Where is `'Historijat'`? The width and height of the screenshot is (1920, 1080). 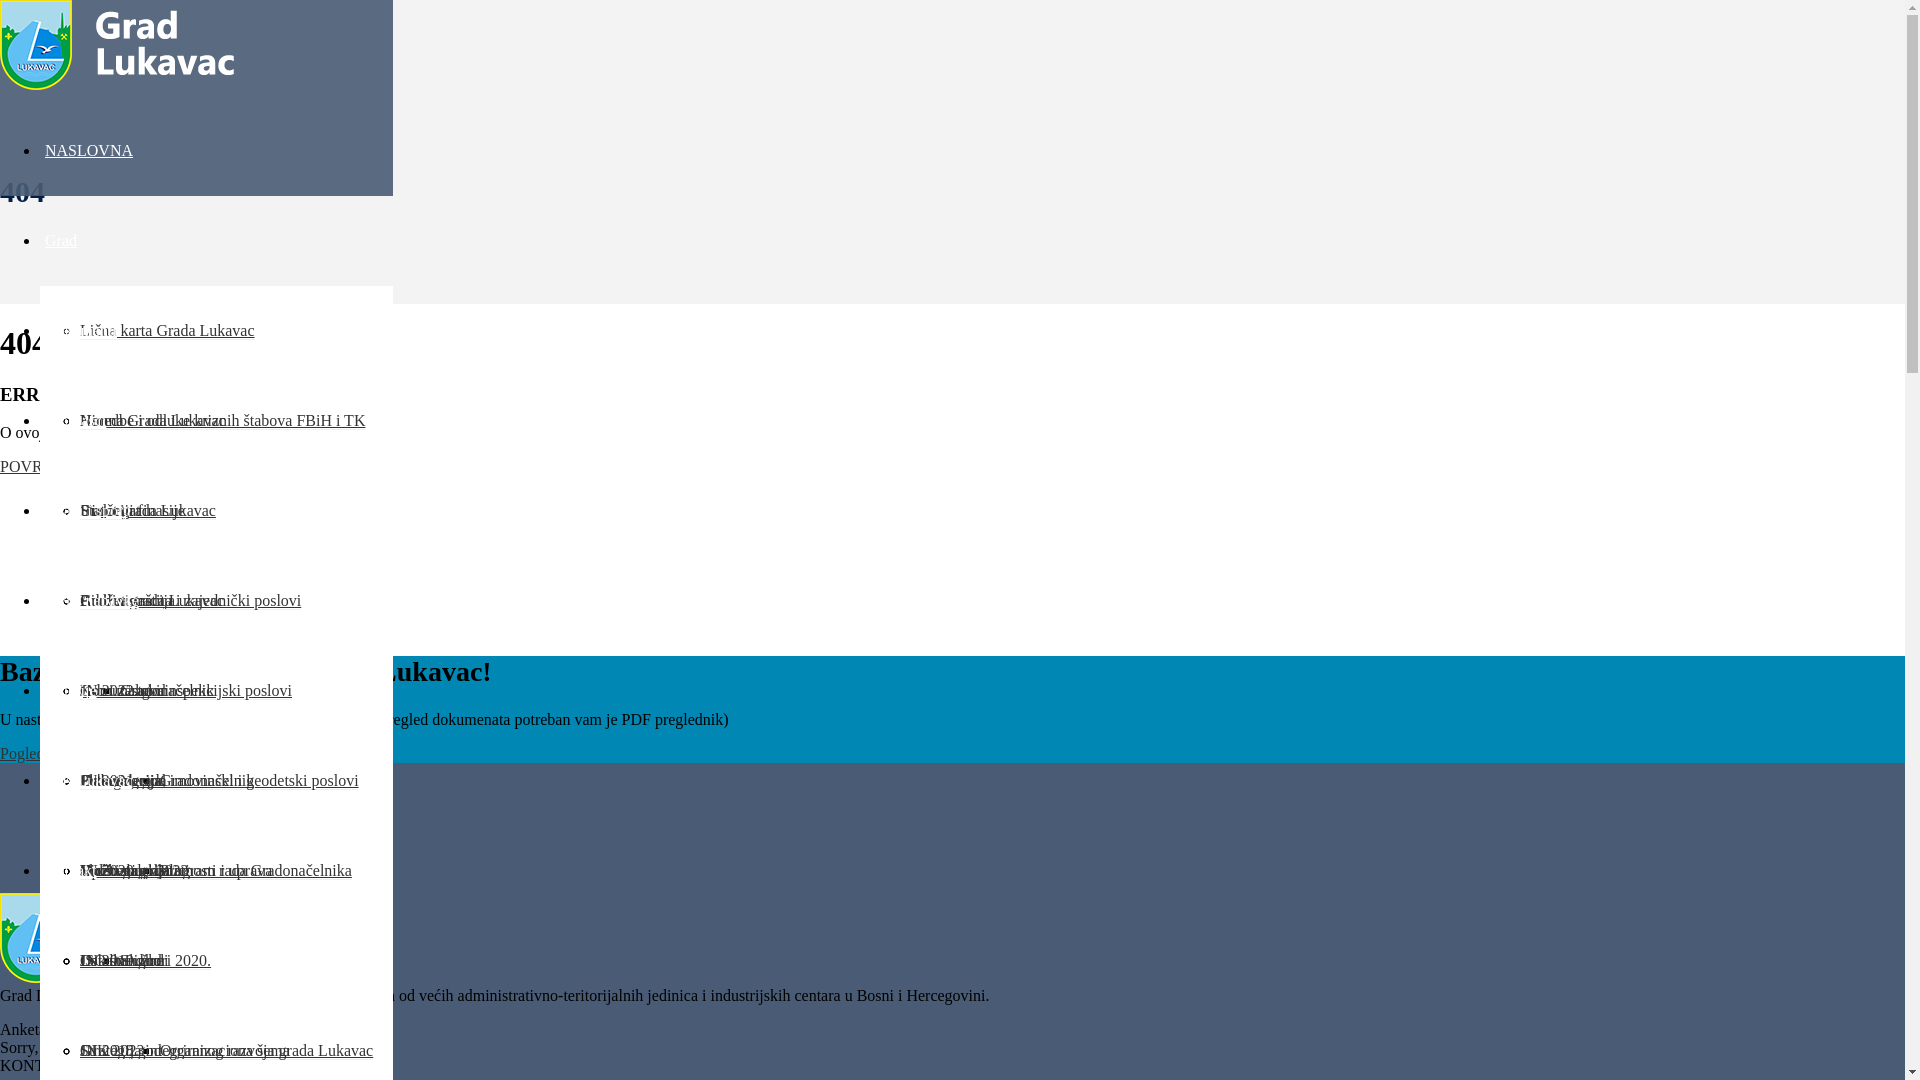
'Historijat' is located at coordinates (109, 509).